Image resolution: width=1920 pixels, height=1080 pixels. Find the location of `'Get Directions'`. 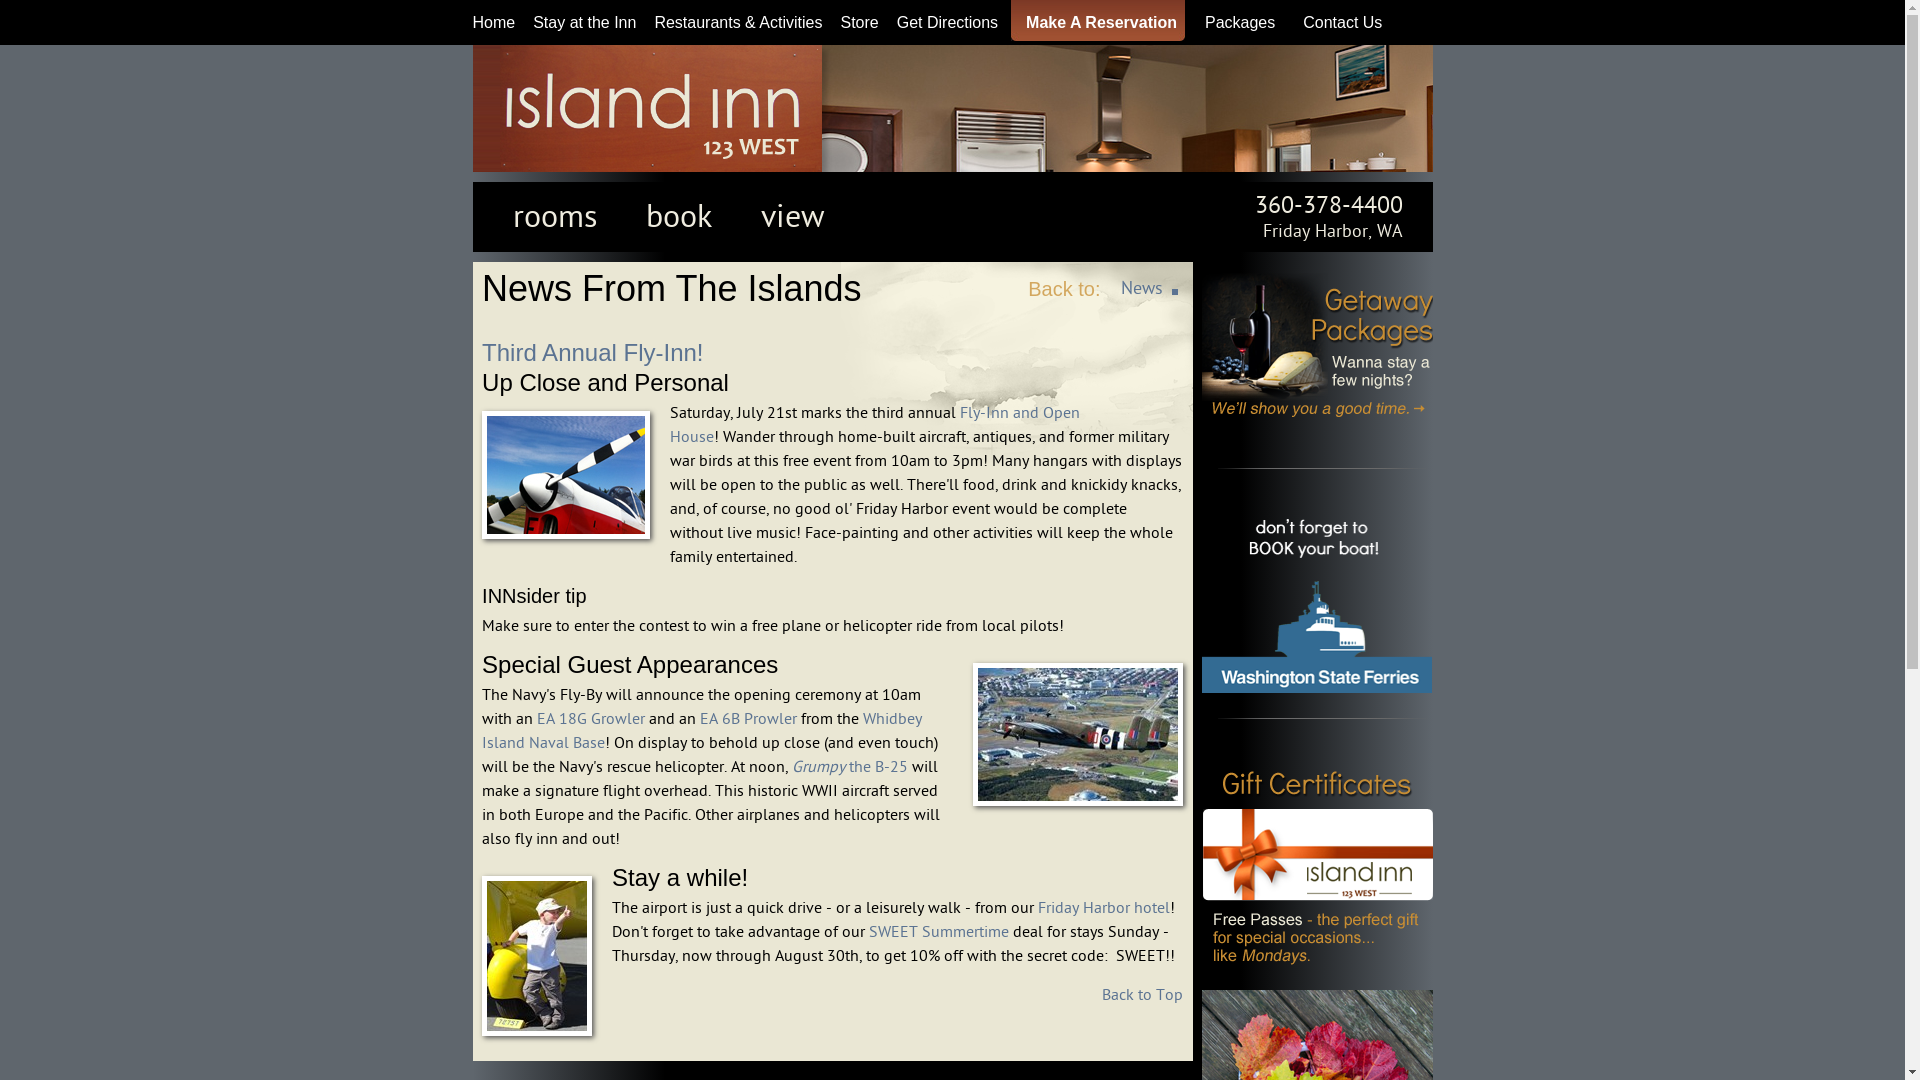

'Get Directions' is located at coordinates (946, 22).